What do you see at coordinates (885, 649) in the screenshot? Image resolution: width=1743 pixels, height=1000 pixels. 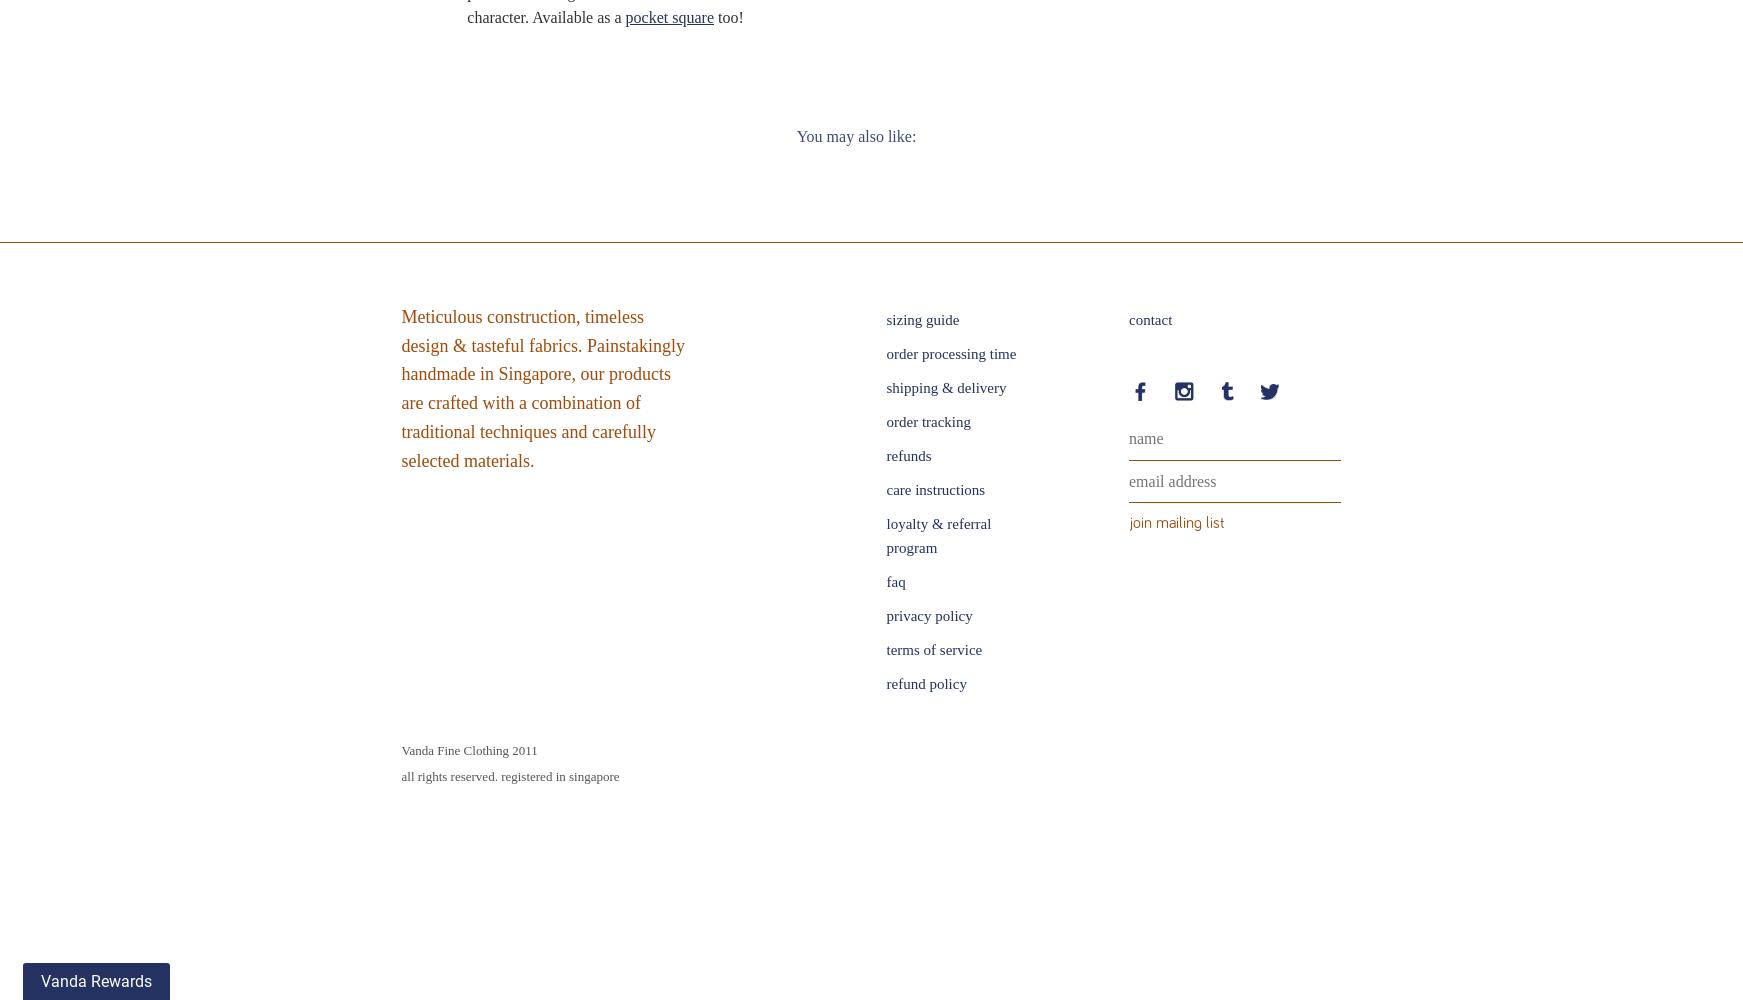 I see `'Terms of Service'` at bounding box center [885, 649].